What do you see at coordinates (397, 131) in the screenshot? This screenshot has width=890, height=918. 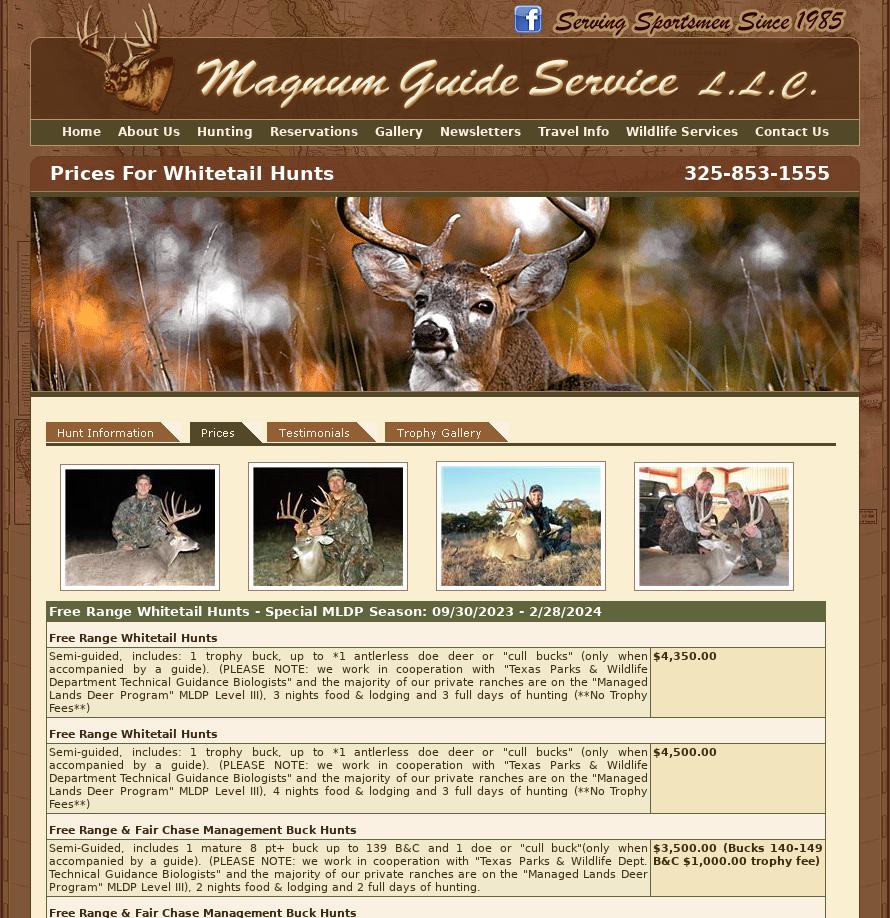 I see `'Gallery'` at bounding box center [397, 131].